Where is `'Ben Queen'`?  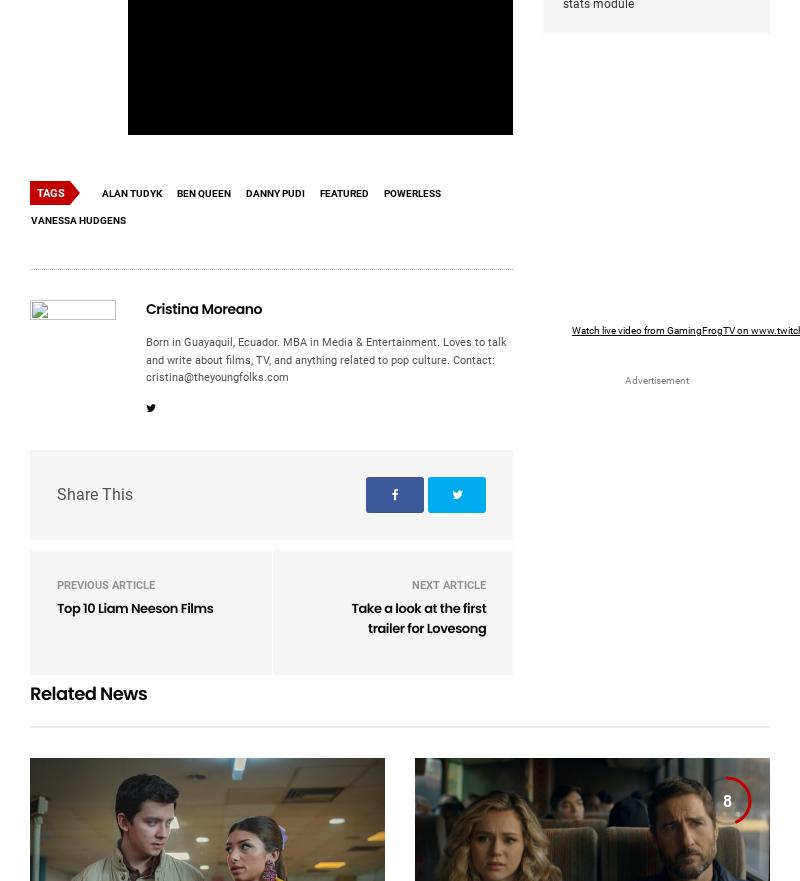
'Ben Queen' is located at coordinates (204, 192).